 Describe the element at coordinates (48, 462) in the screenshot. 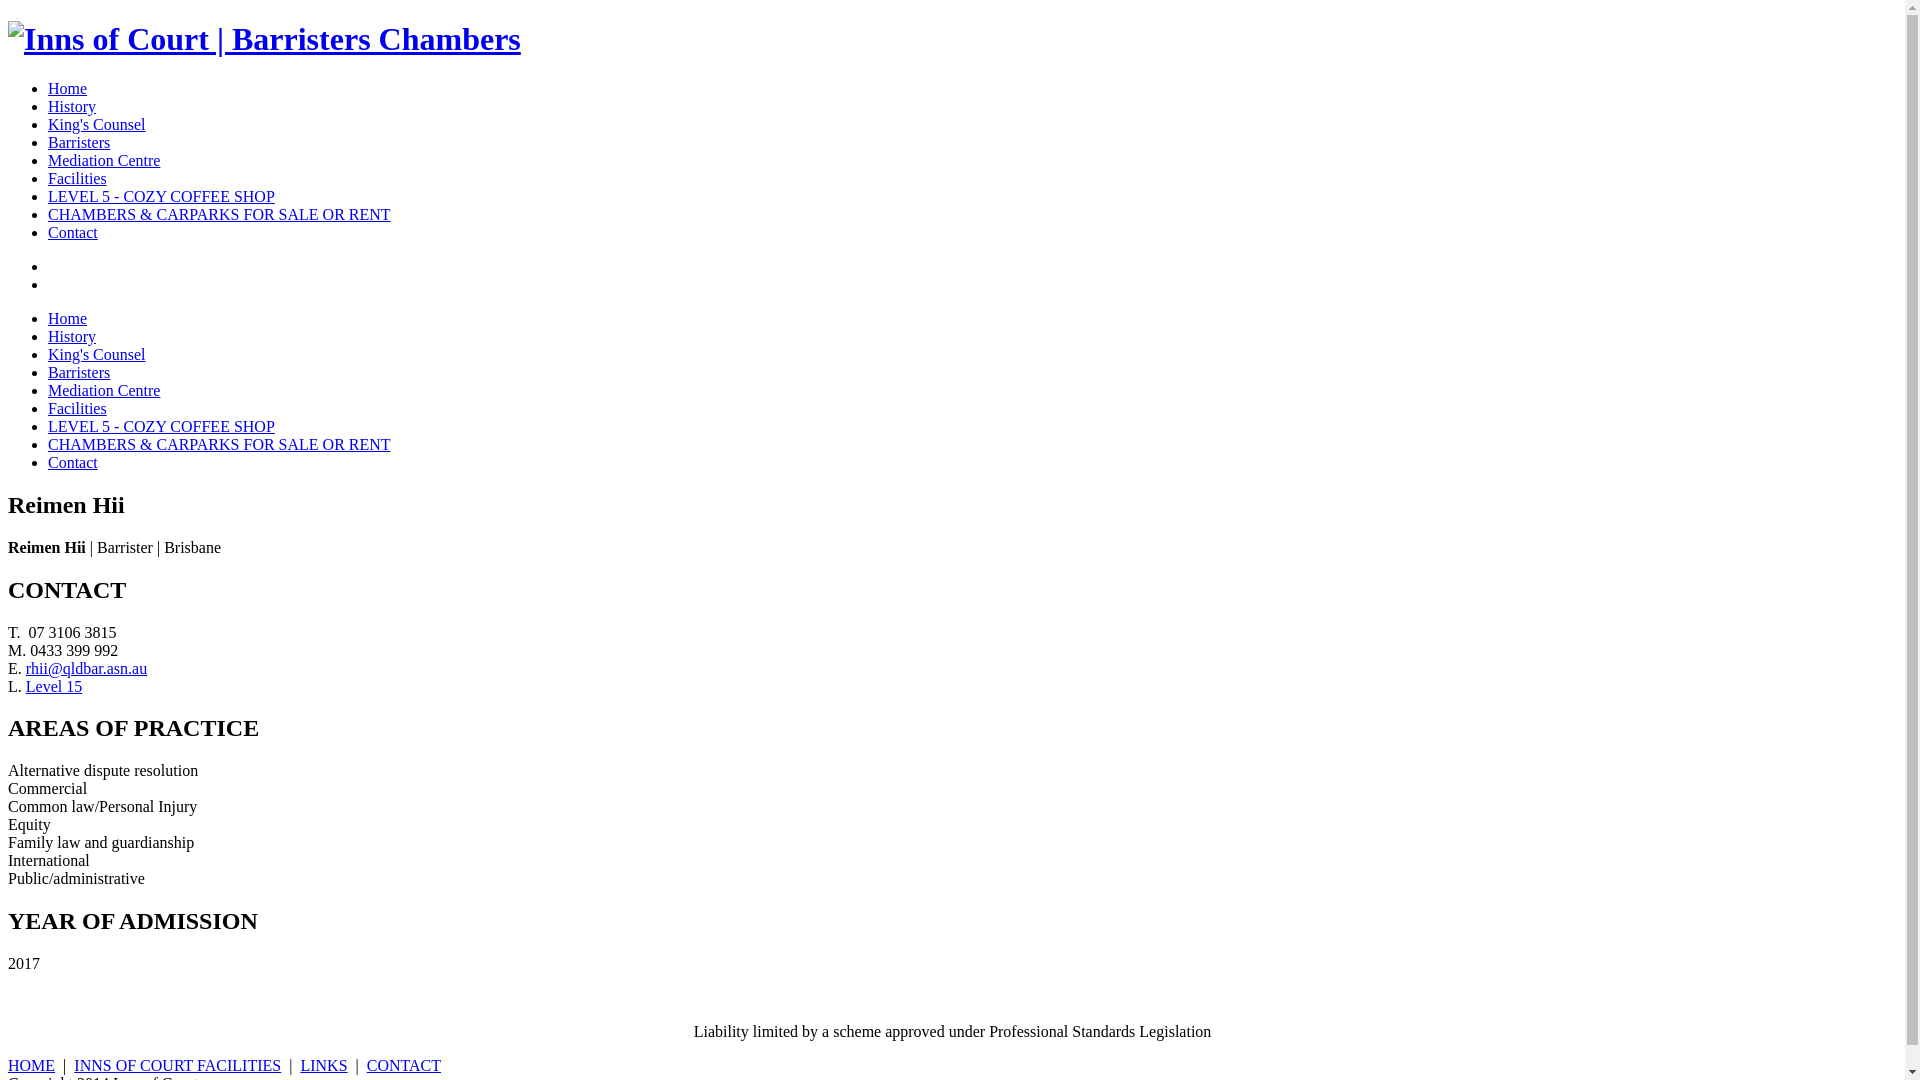

I see `'Contact'` at that location.